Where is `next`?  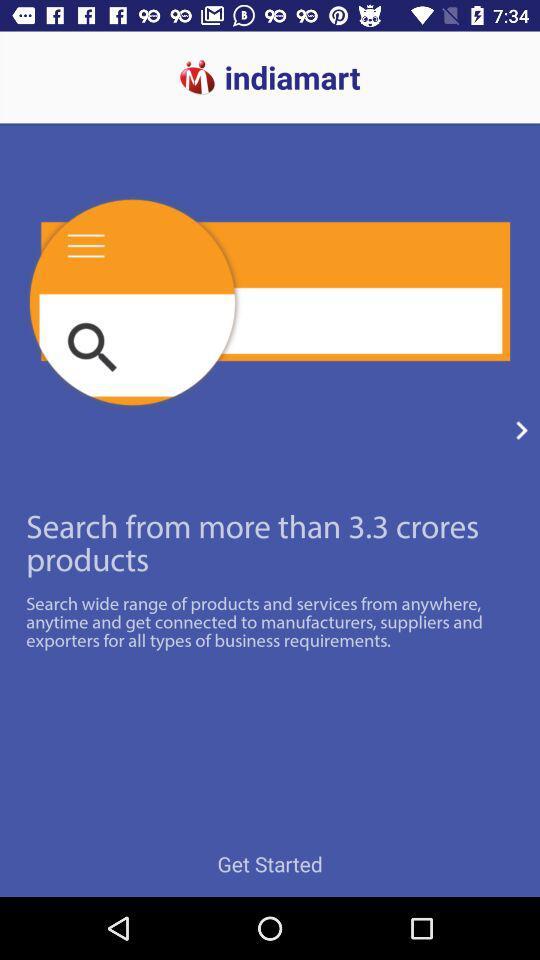 next is located at coordinates (521, 430).